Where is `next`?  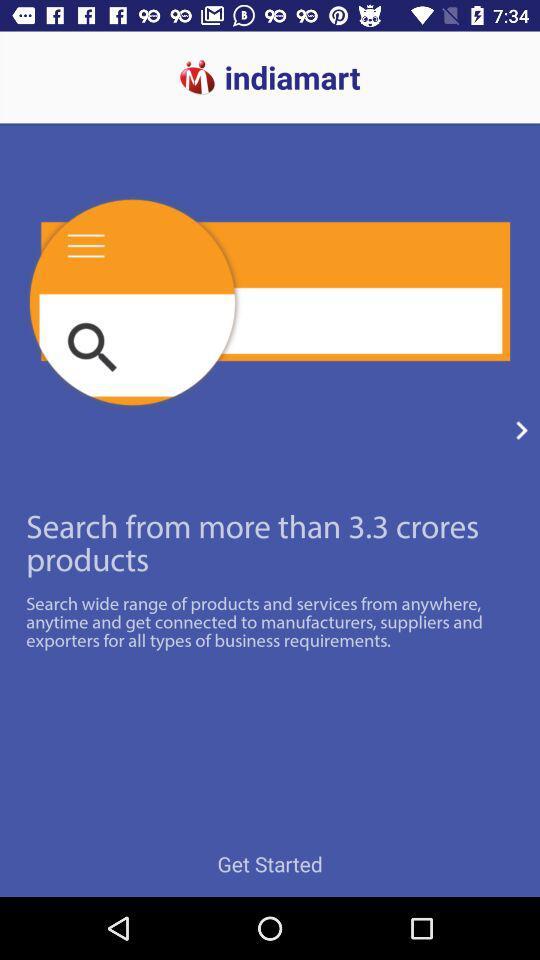 next is located at coordinates (521, 430).